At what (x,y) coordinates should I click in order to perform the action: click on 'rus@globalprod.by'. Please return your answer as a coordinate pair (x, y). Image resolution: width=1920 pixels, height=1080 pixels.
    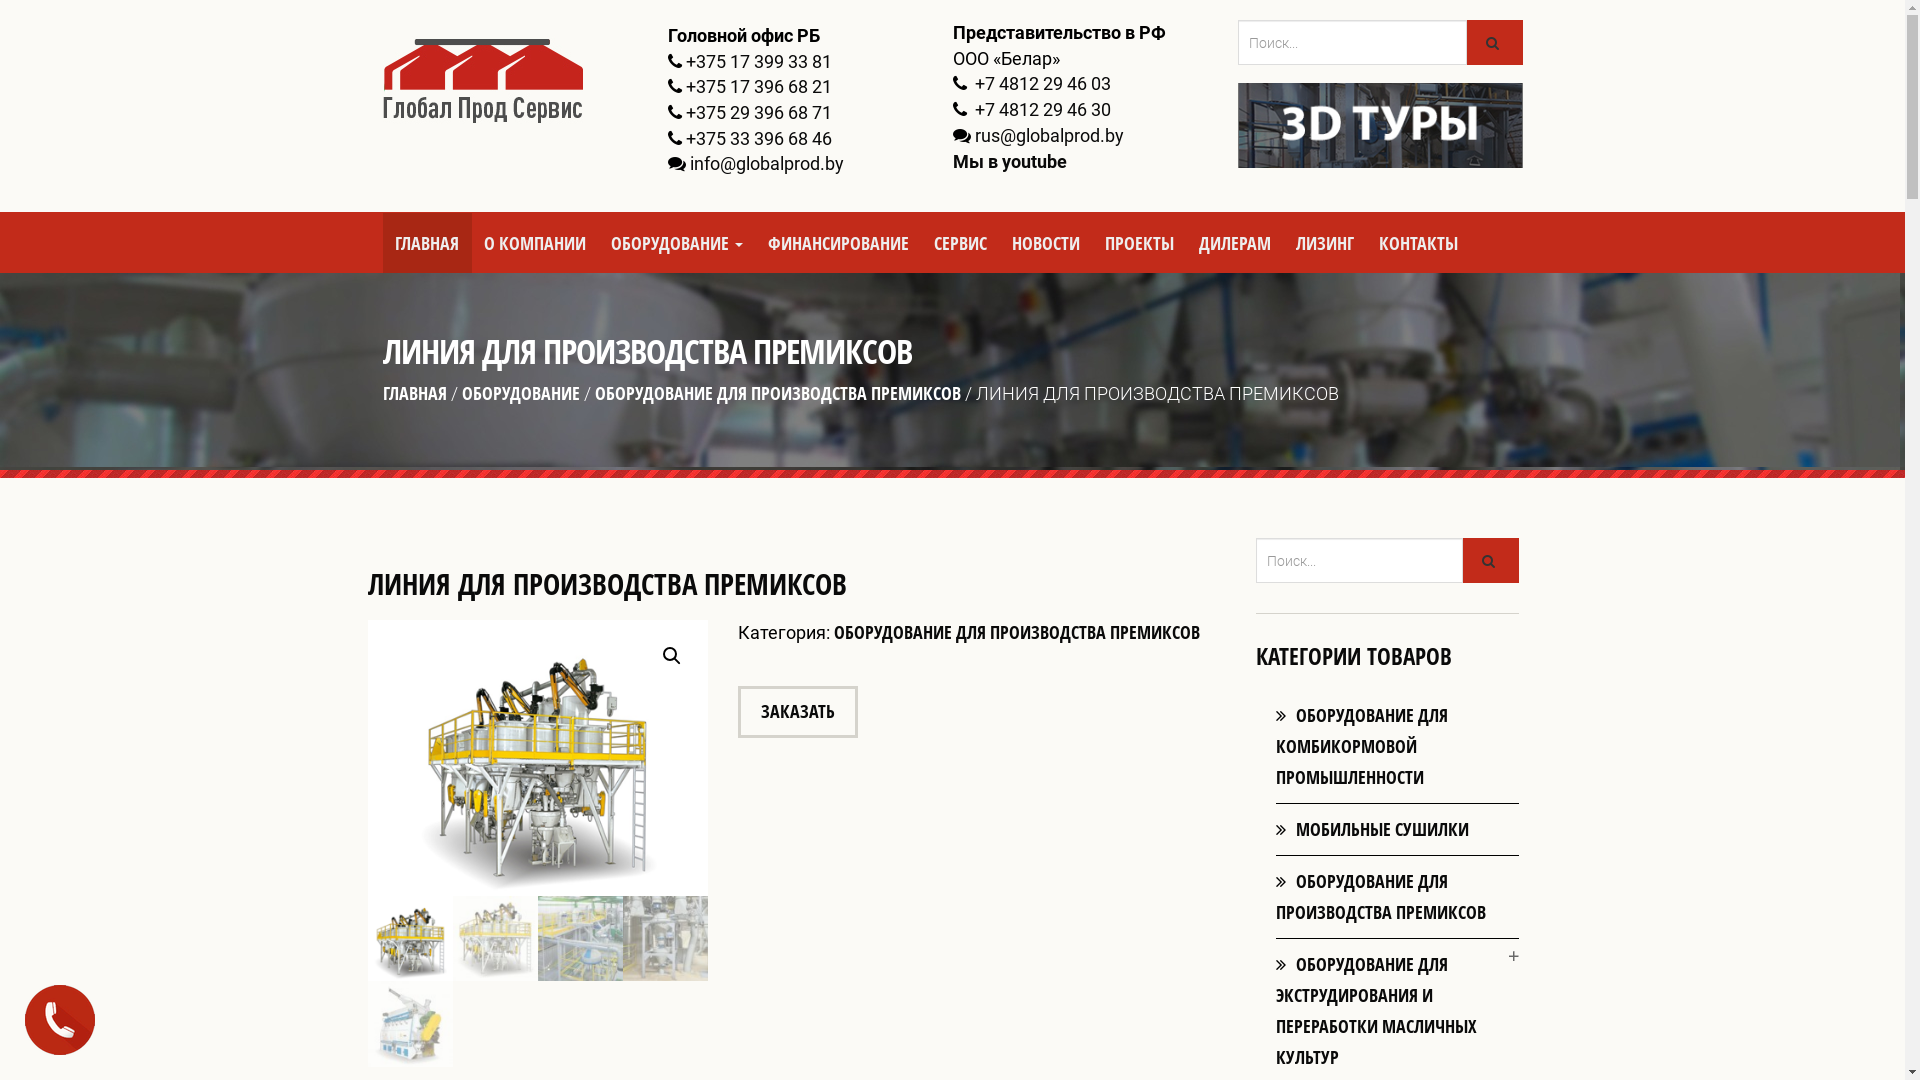
    Looking at the image, I should click on (1047, 135).